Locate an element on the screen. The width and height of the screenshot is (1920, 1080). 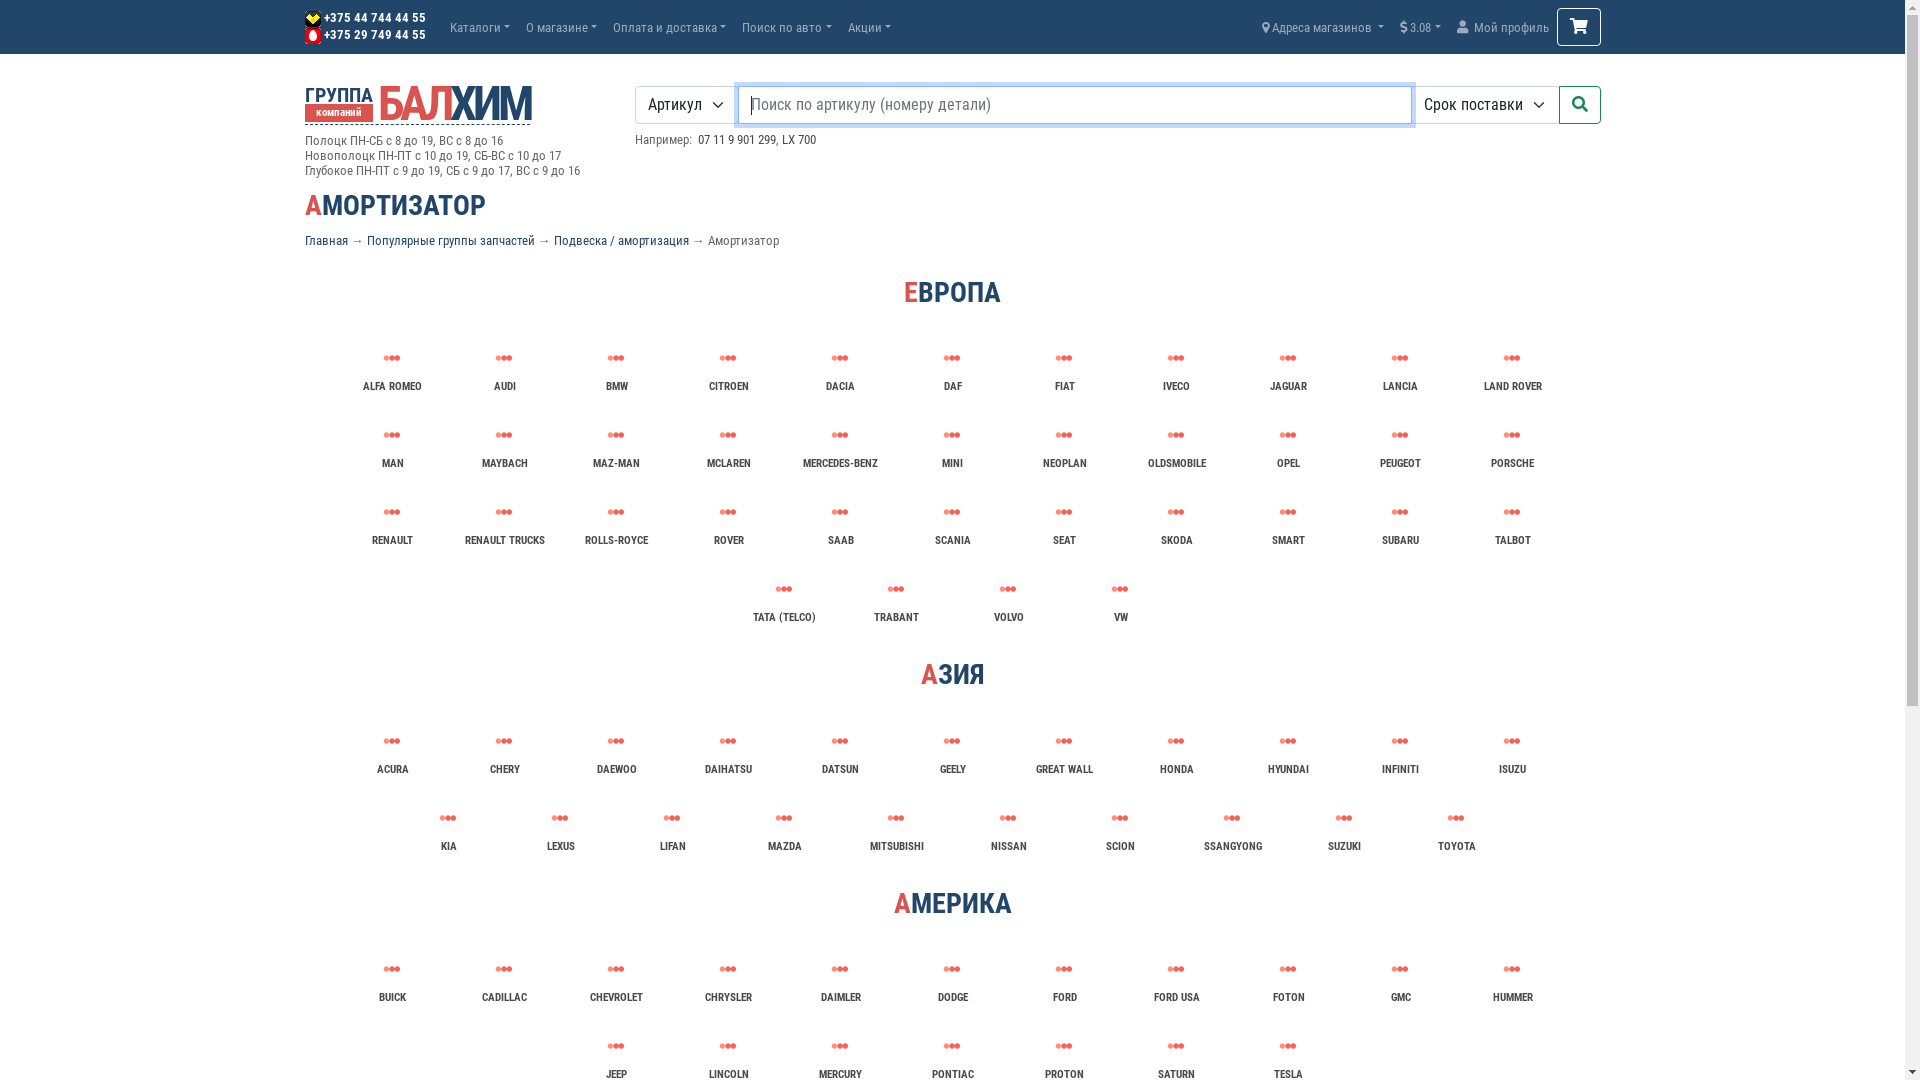
'HUMMER' is located at coordinates (1512, 975).